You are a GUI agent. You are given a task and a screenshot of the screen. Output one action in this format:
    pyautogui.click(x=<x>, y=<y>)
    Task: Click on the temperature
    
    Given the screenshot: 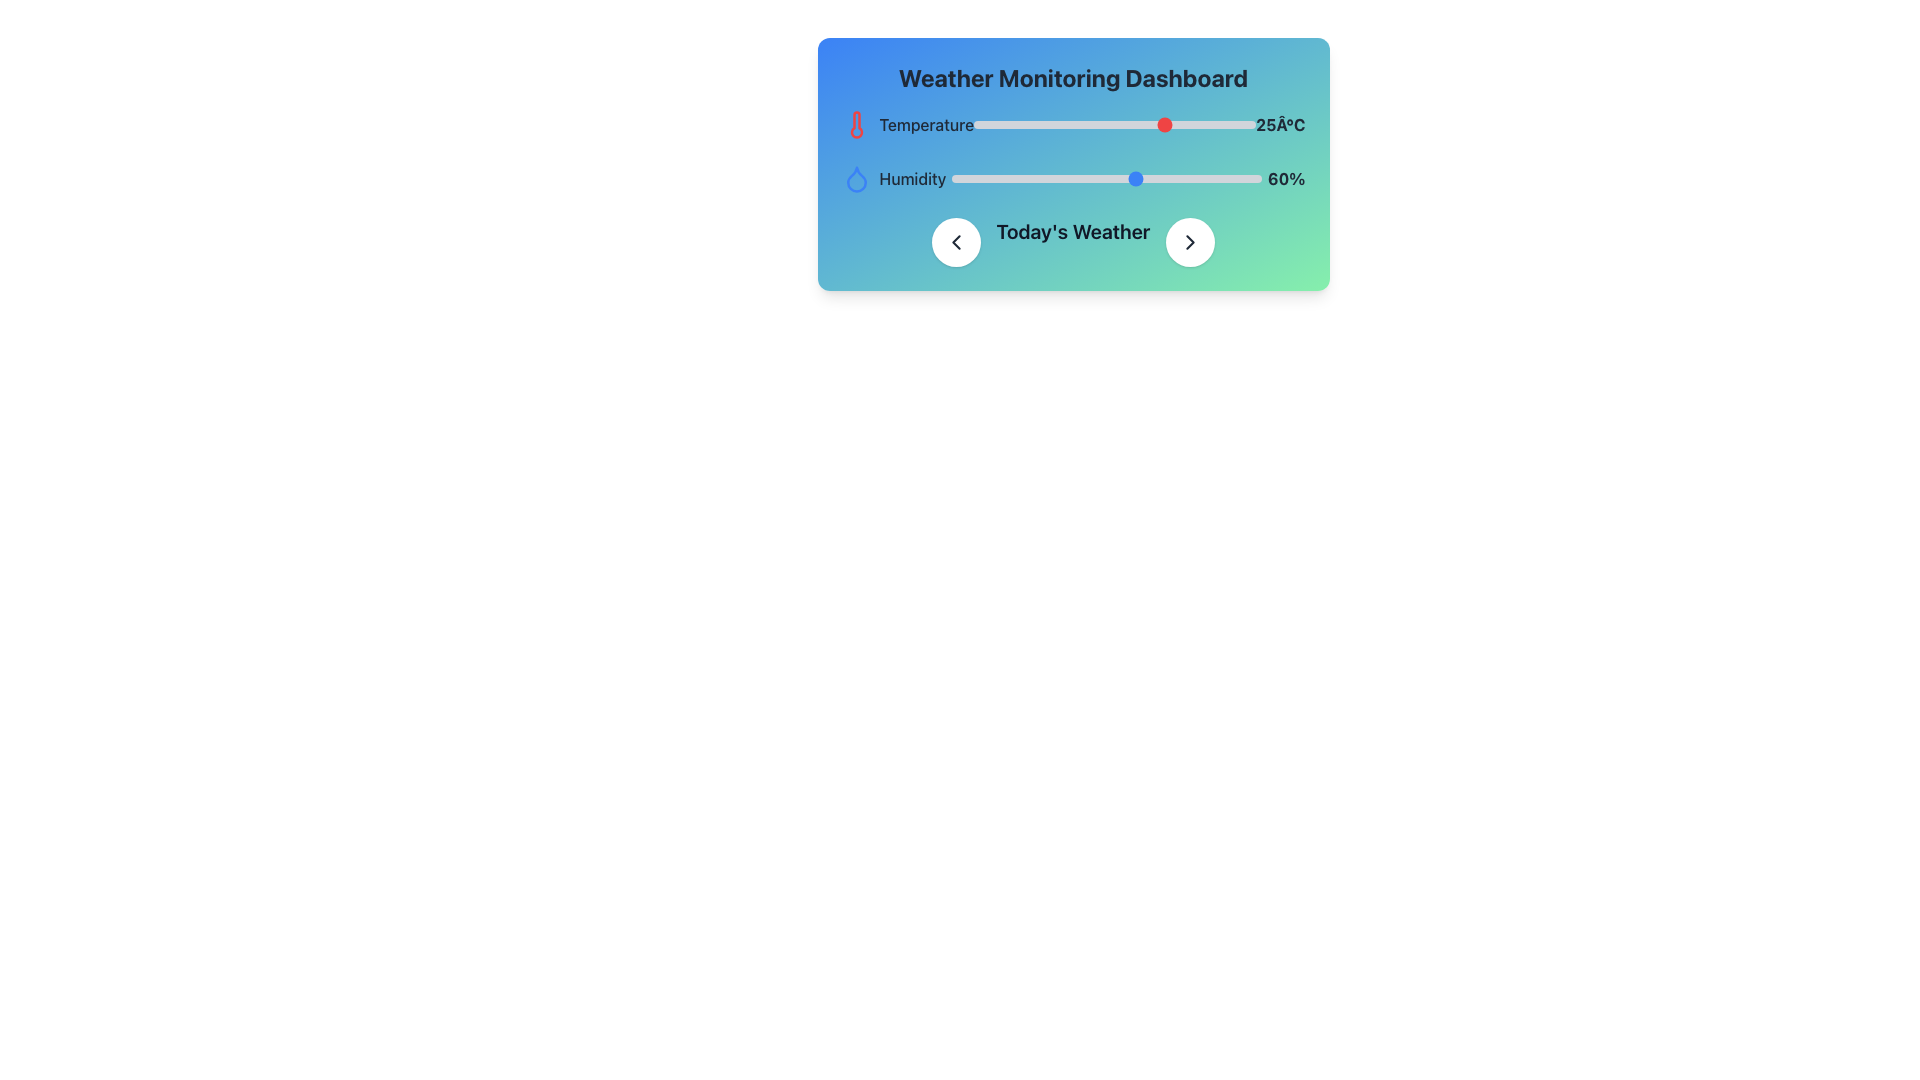 What is the action you would take?
    pyautogui.click(x=1146, y=124)
    